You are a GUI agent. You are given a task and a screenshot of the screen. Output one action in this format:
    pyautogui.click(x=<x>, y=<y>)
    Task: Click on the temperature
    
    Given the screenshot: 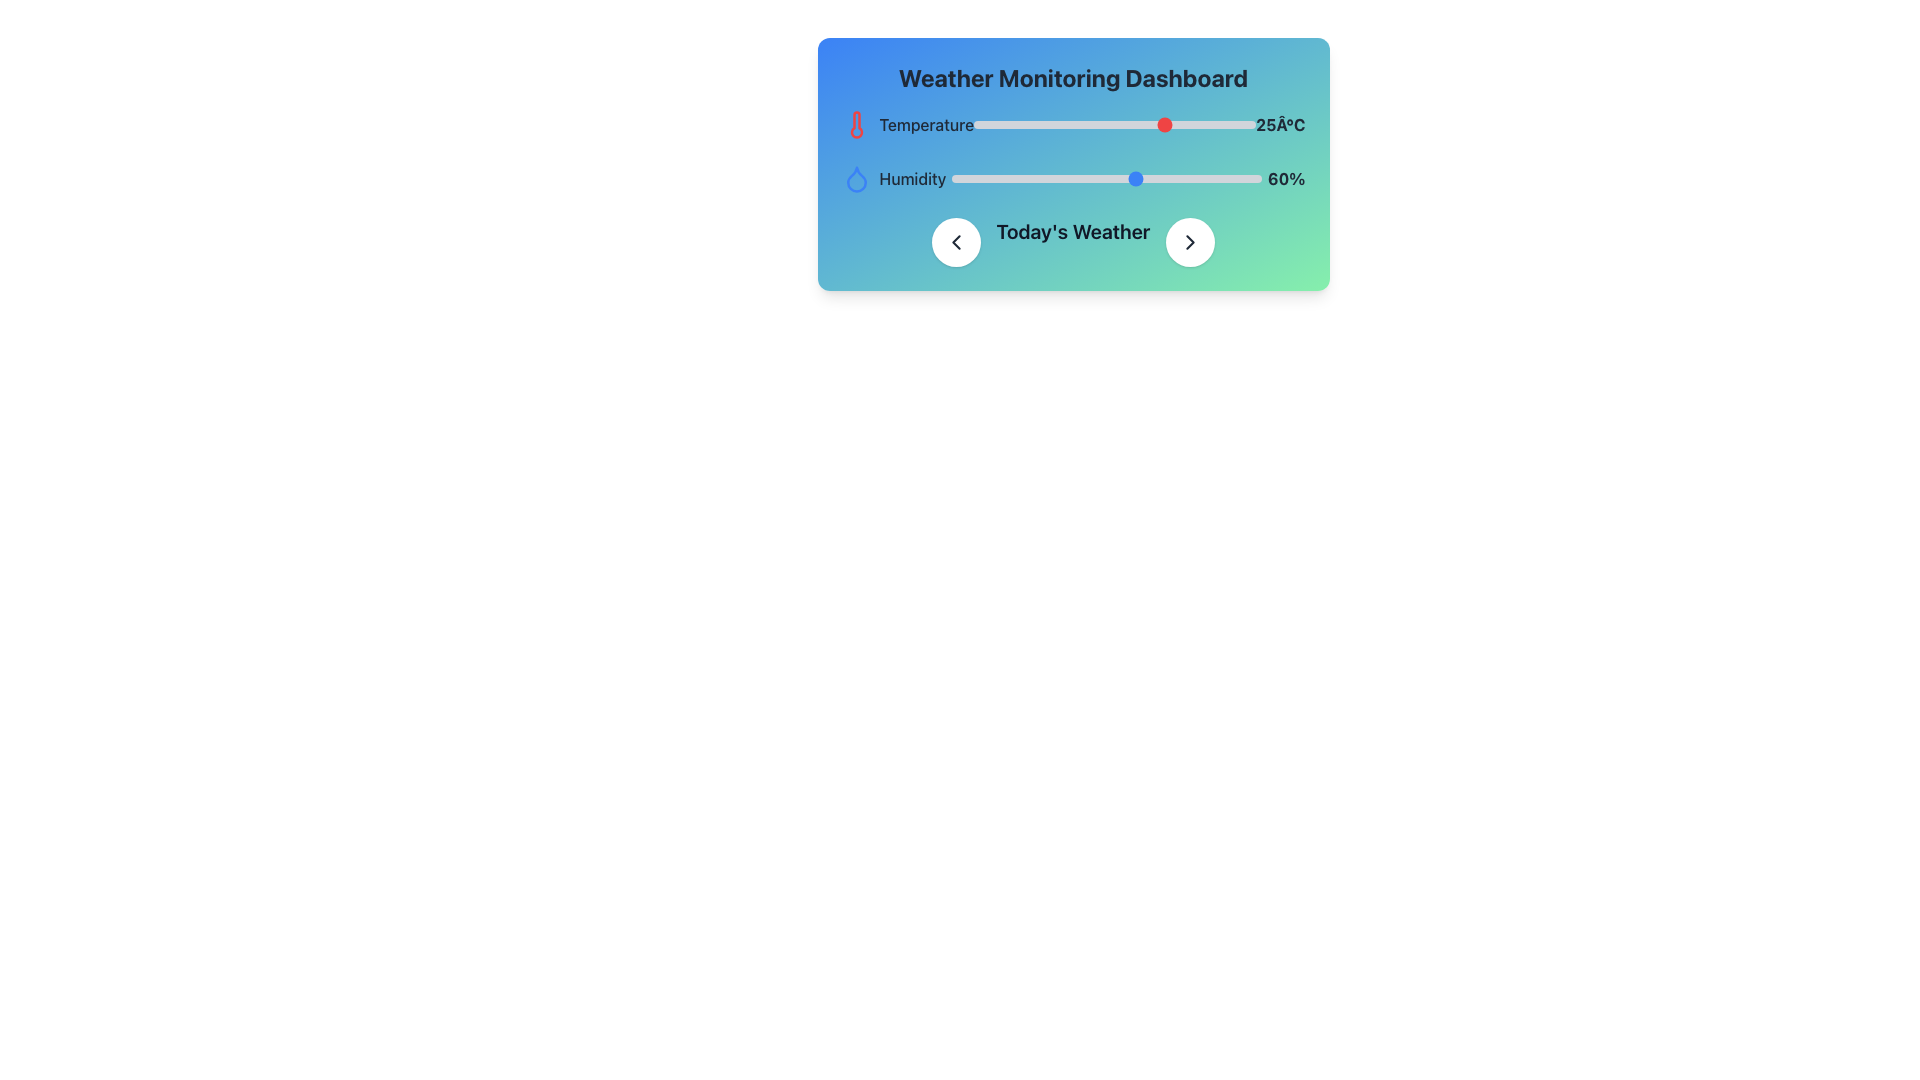 What is the action you would take?
    pyautogui.click(x=1146, y=124)
    